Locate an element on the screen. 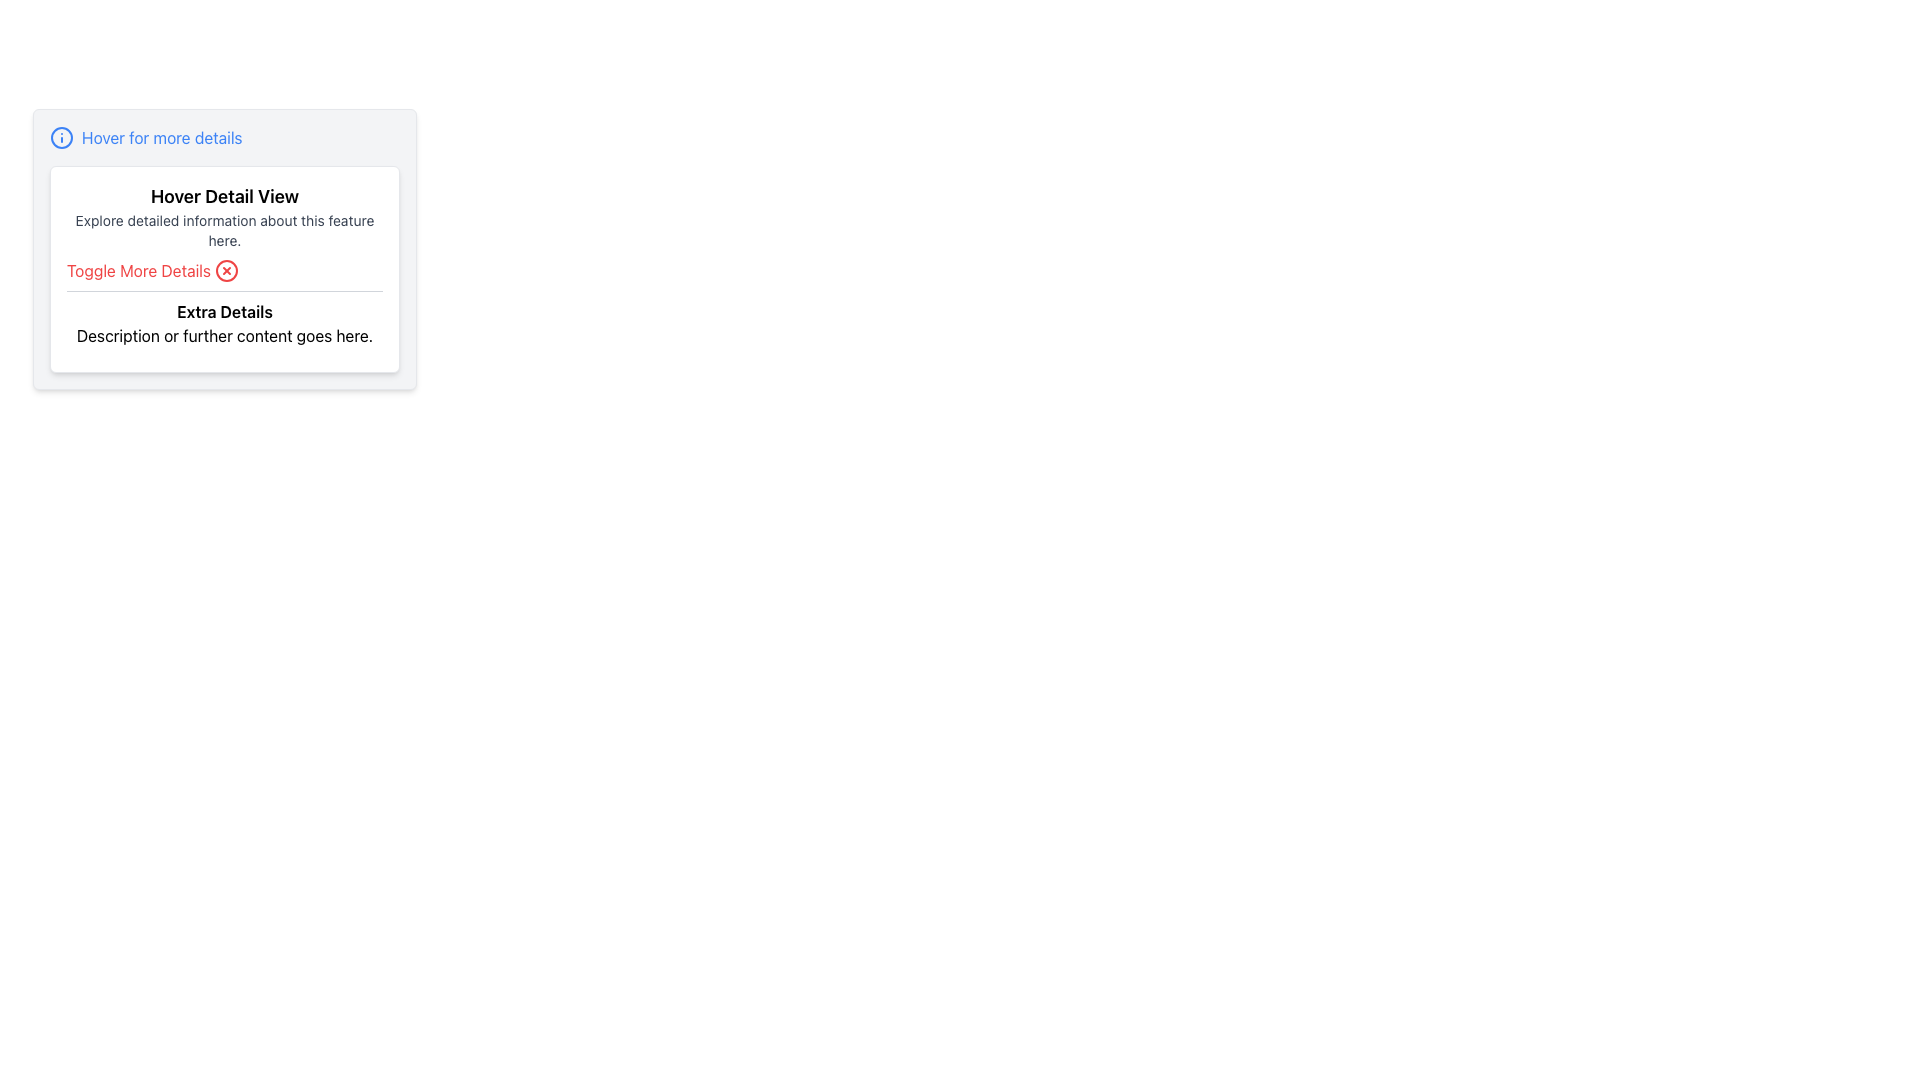  the circular icon with a cross symbol located to the right of the 'Toggle More Details' text label is located at coordinates (226, 270).